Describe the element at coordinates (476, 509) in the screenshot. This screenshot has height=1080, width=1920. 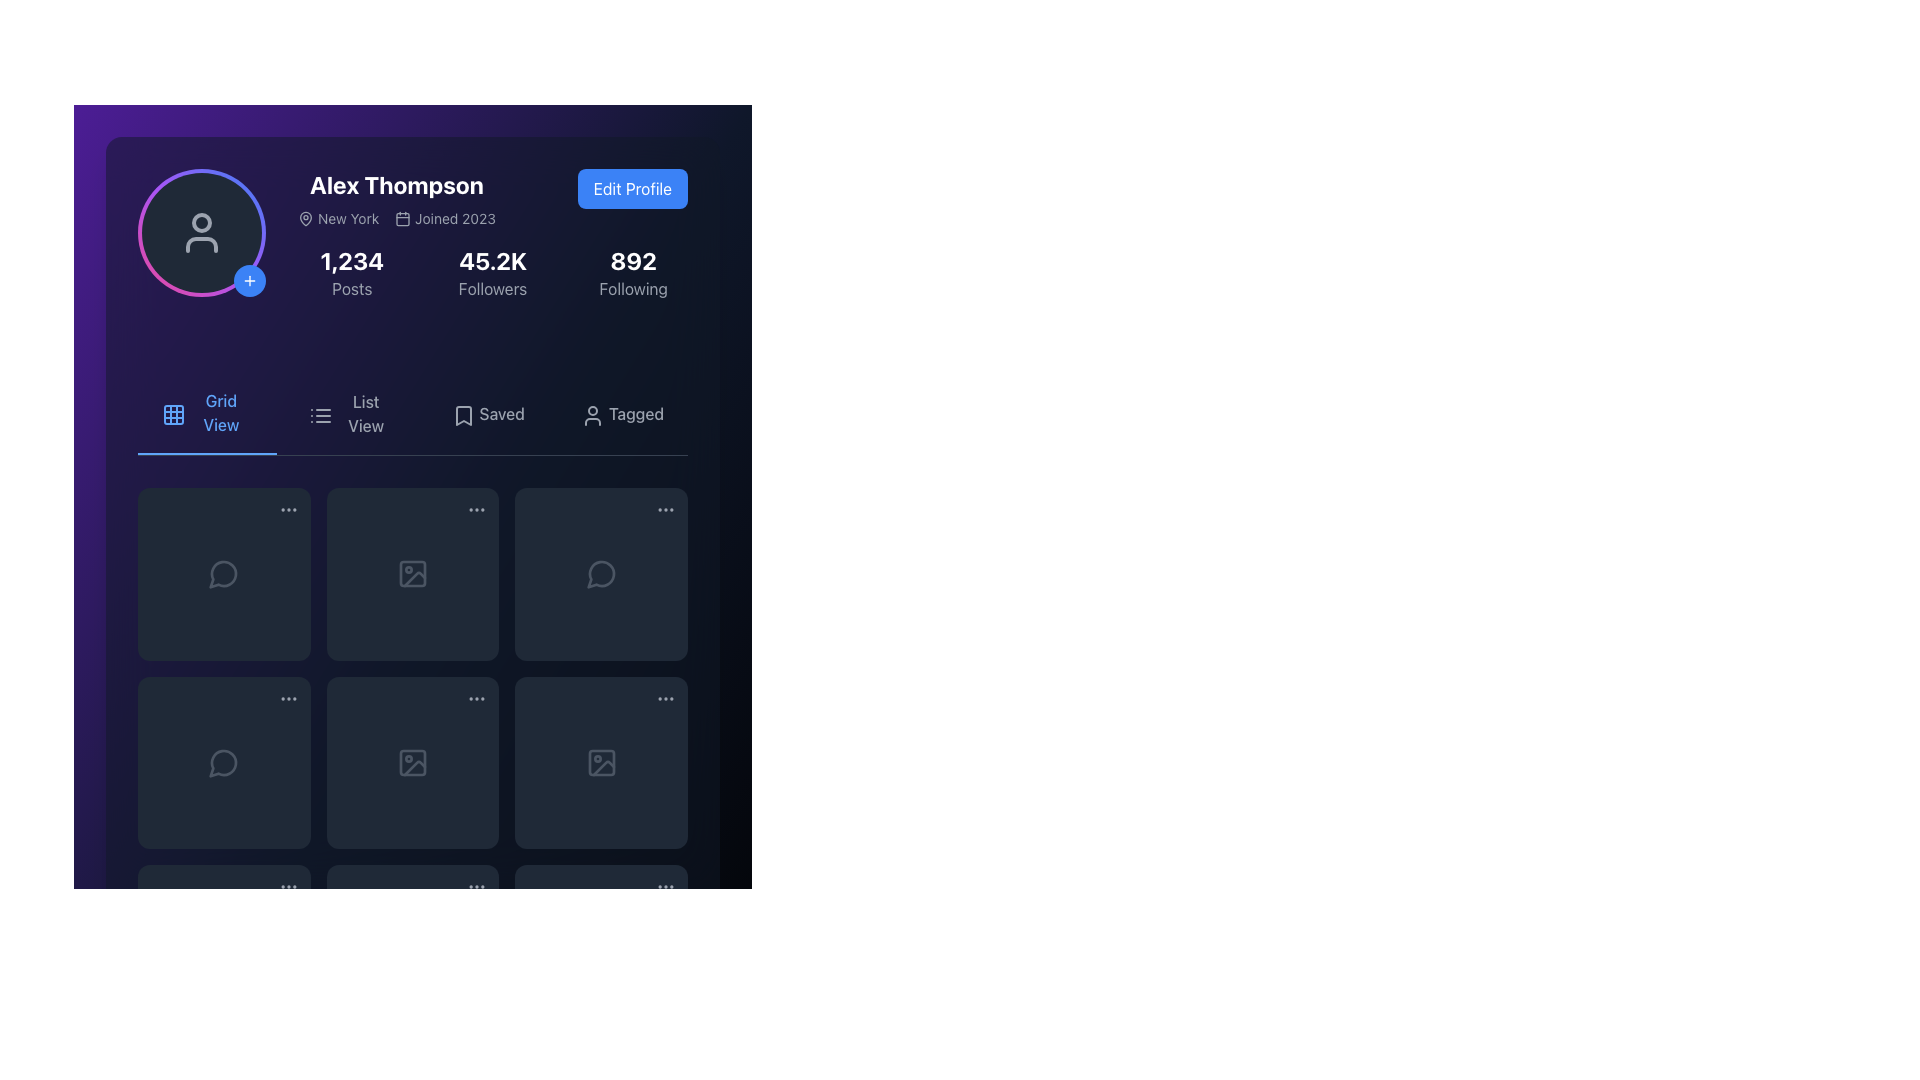
I see `the Ellipsis icon (horizontal) located in the top right corner of the grid item in the top row, second column` at that location.